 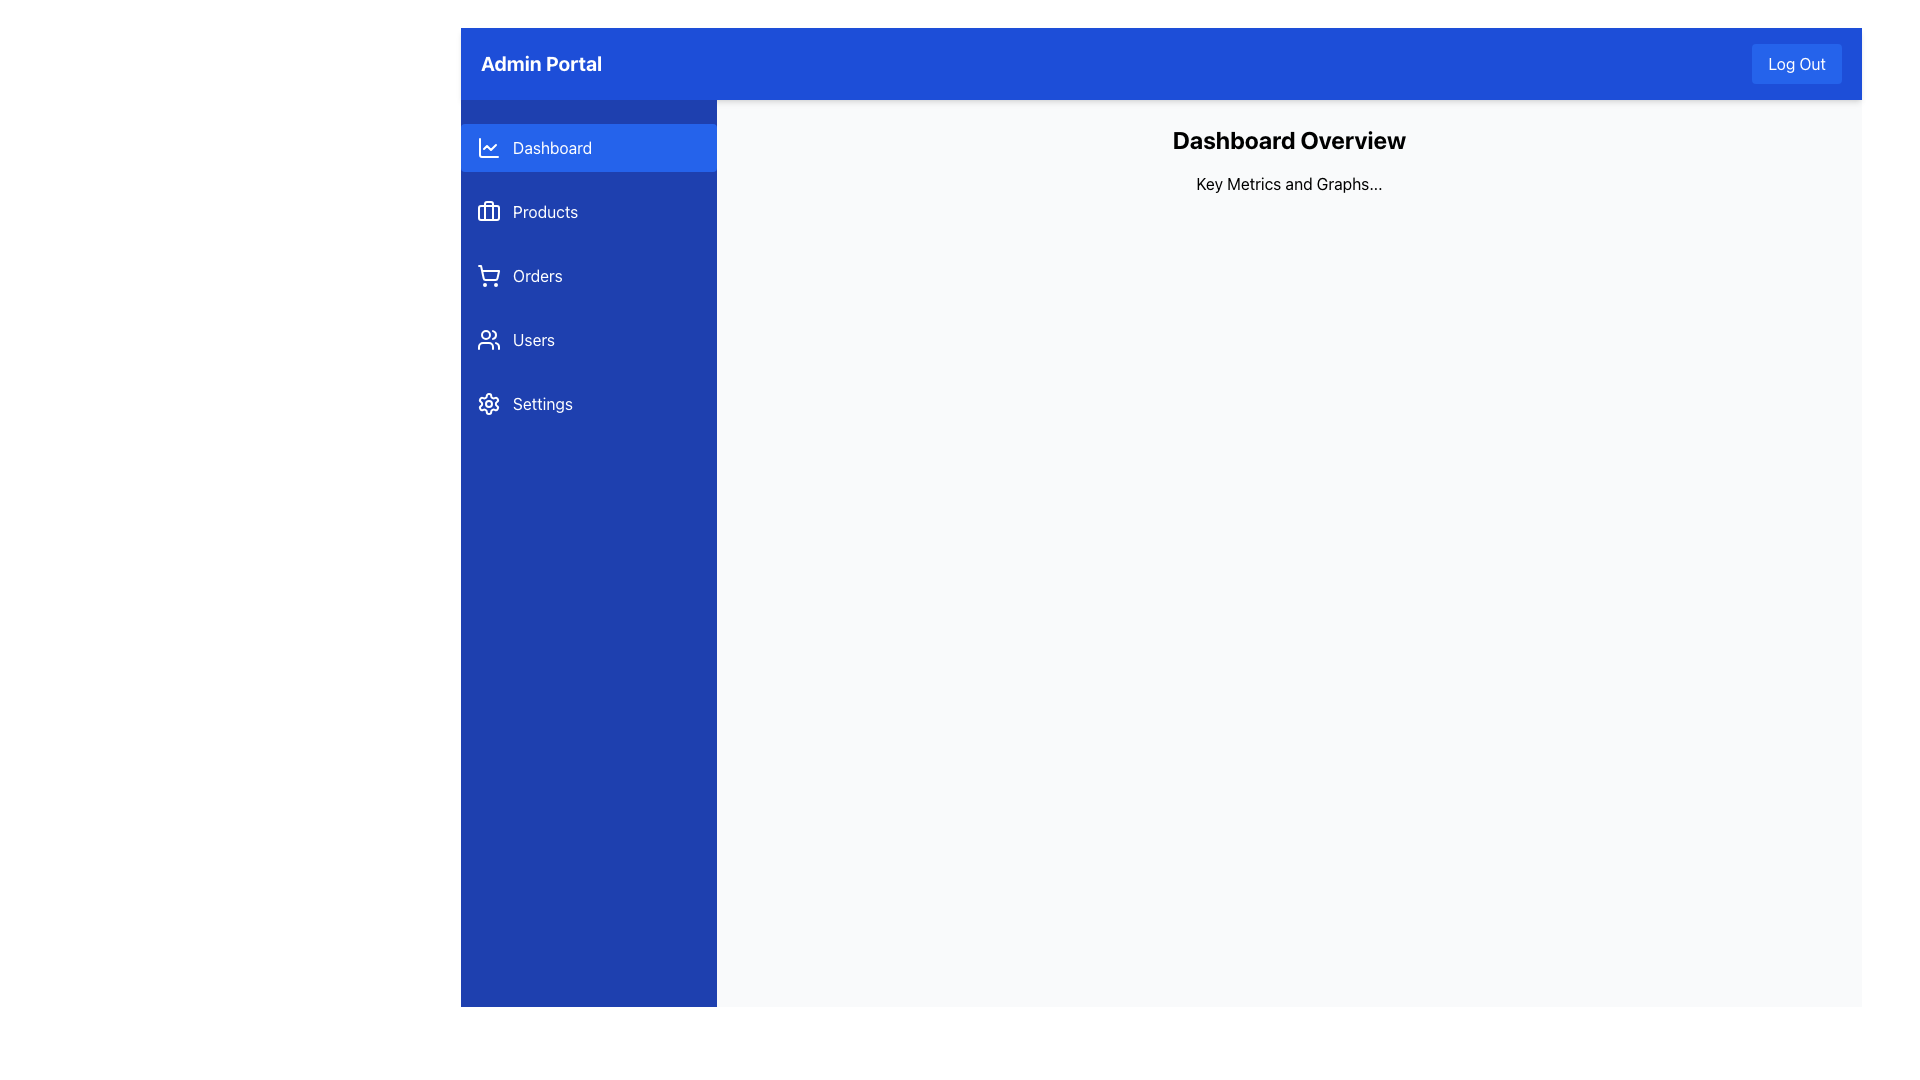 What do you see at coordinates (545, 212) in the screenshot?
I see `the 'Products' text label in the side menu, which is located to the right of the briefcase icon and highlights on hover` at bounding box center [545, 212].